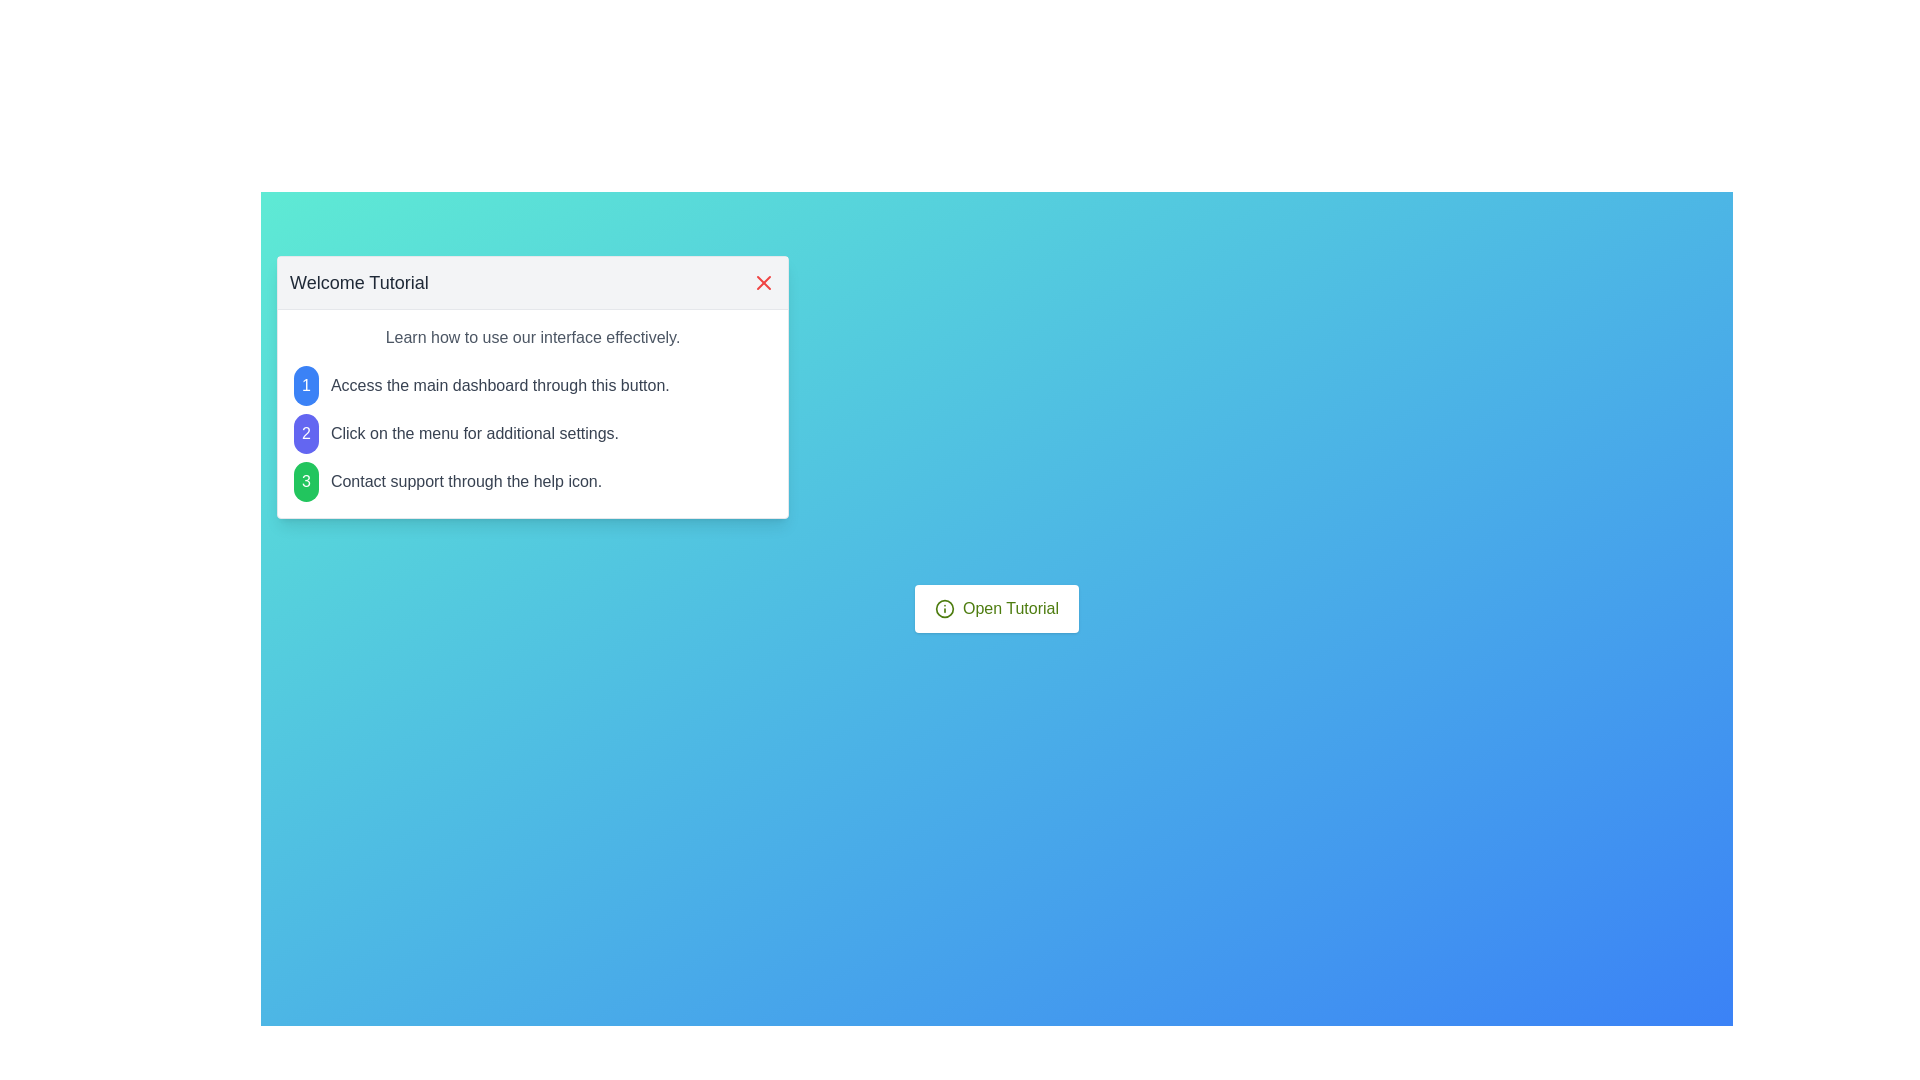 This screenshot has width=1920, height=1080. Describe the element at coordinates (532, 387) in the screenshot. I see `instructions displayed in the modal dialog that serves as an introductory tutorial for users, located above the 'Open Tutorial' button` at that location.